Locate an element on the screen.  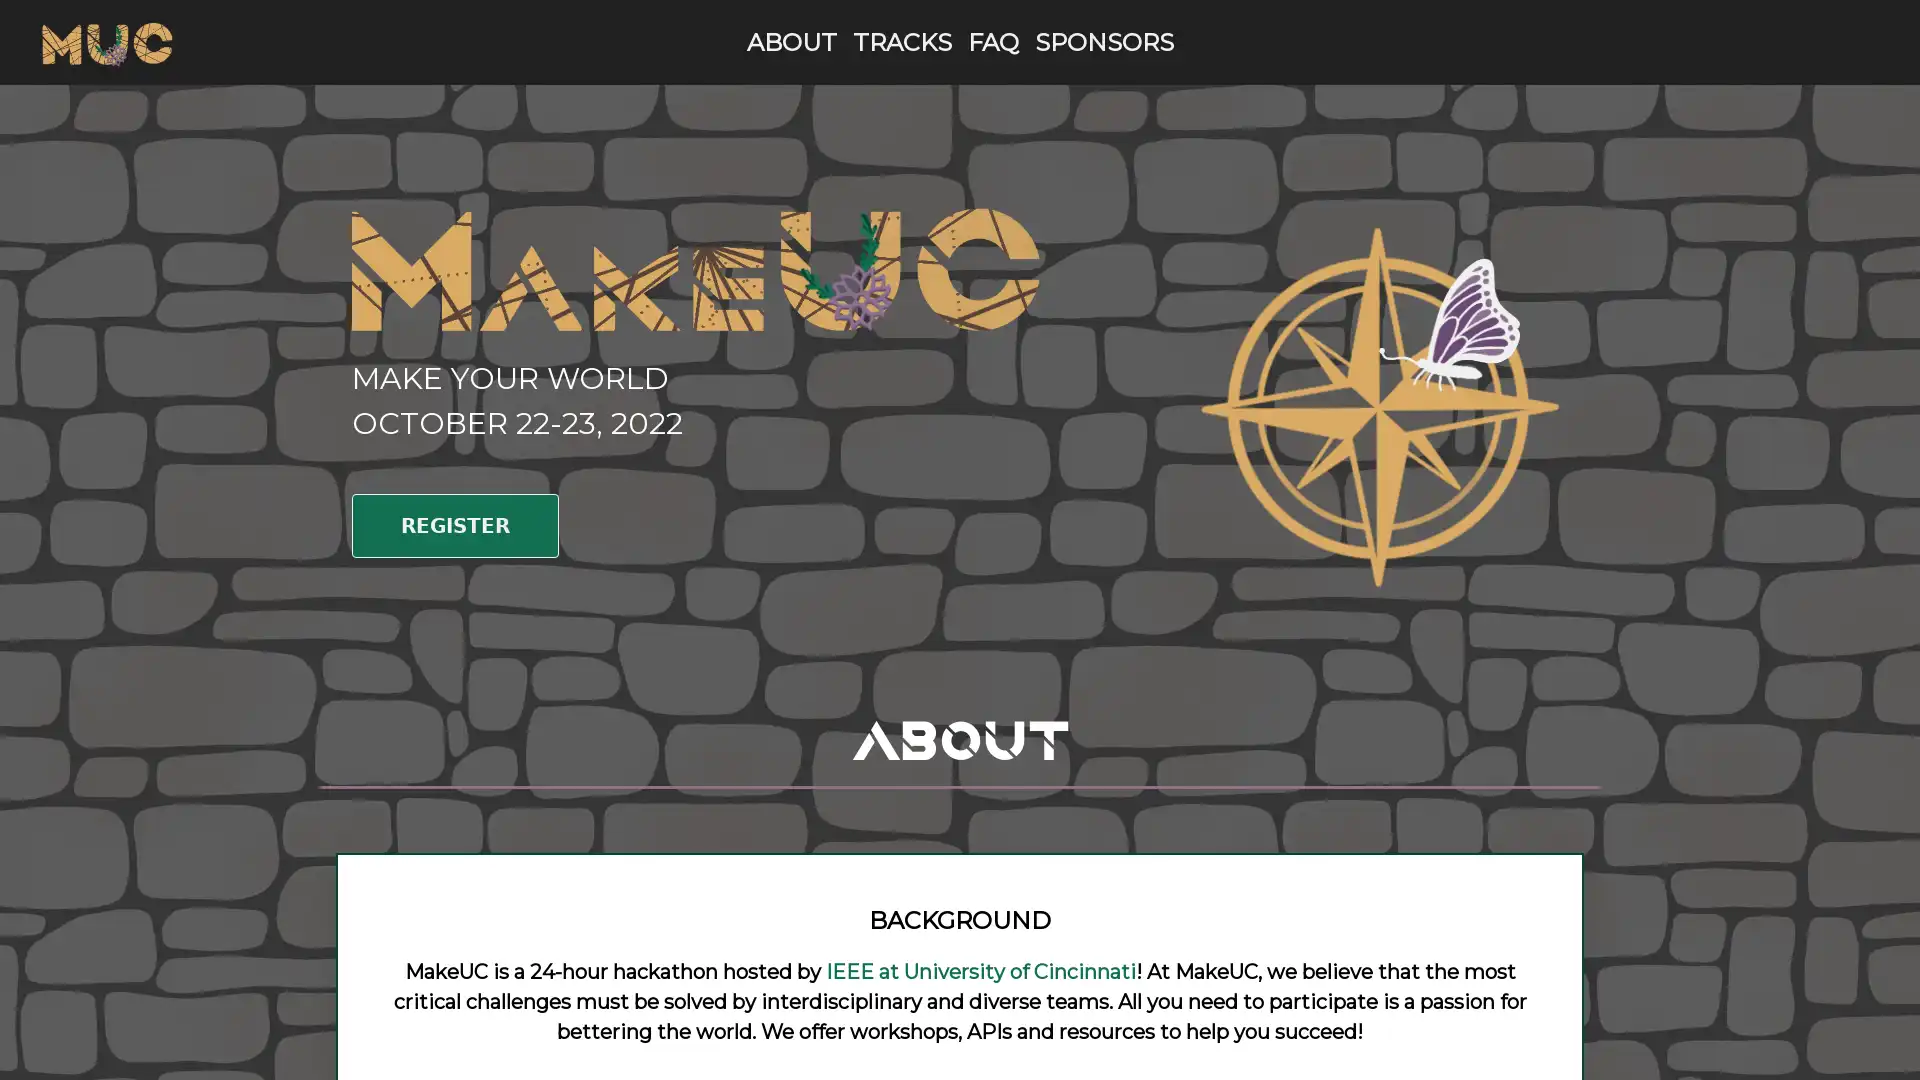
REGISTER is located at coordinates (454, 524).